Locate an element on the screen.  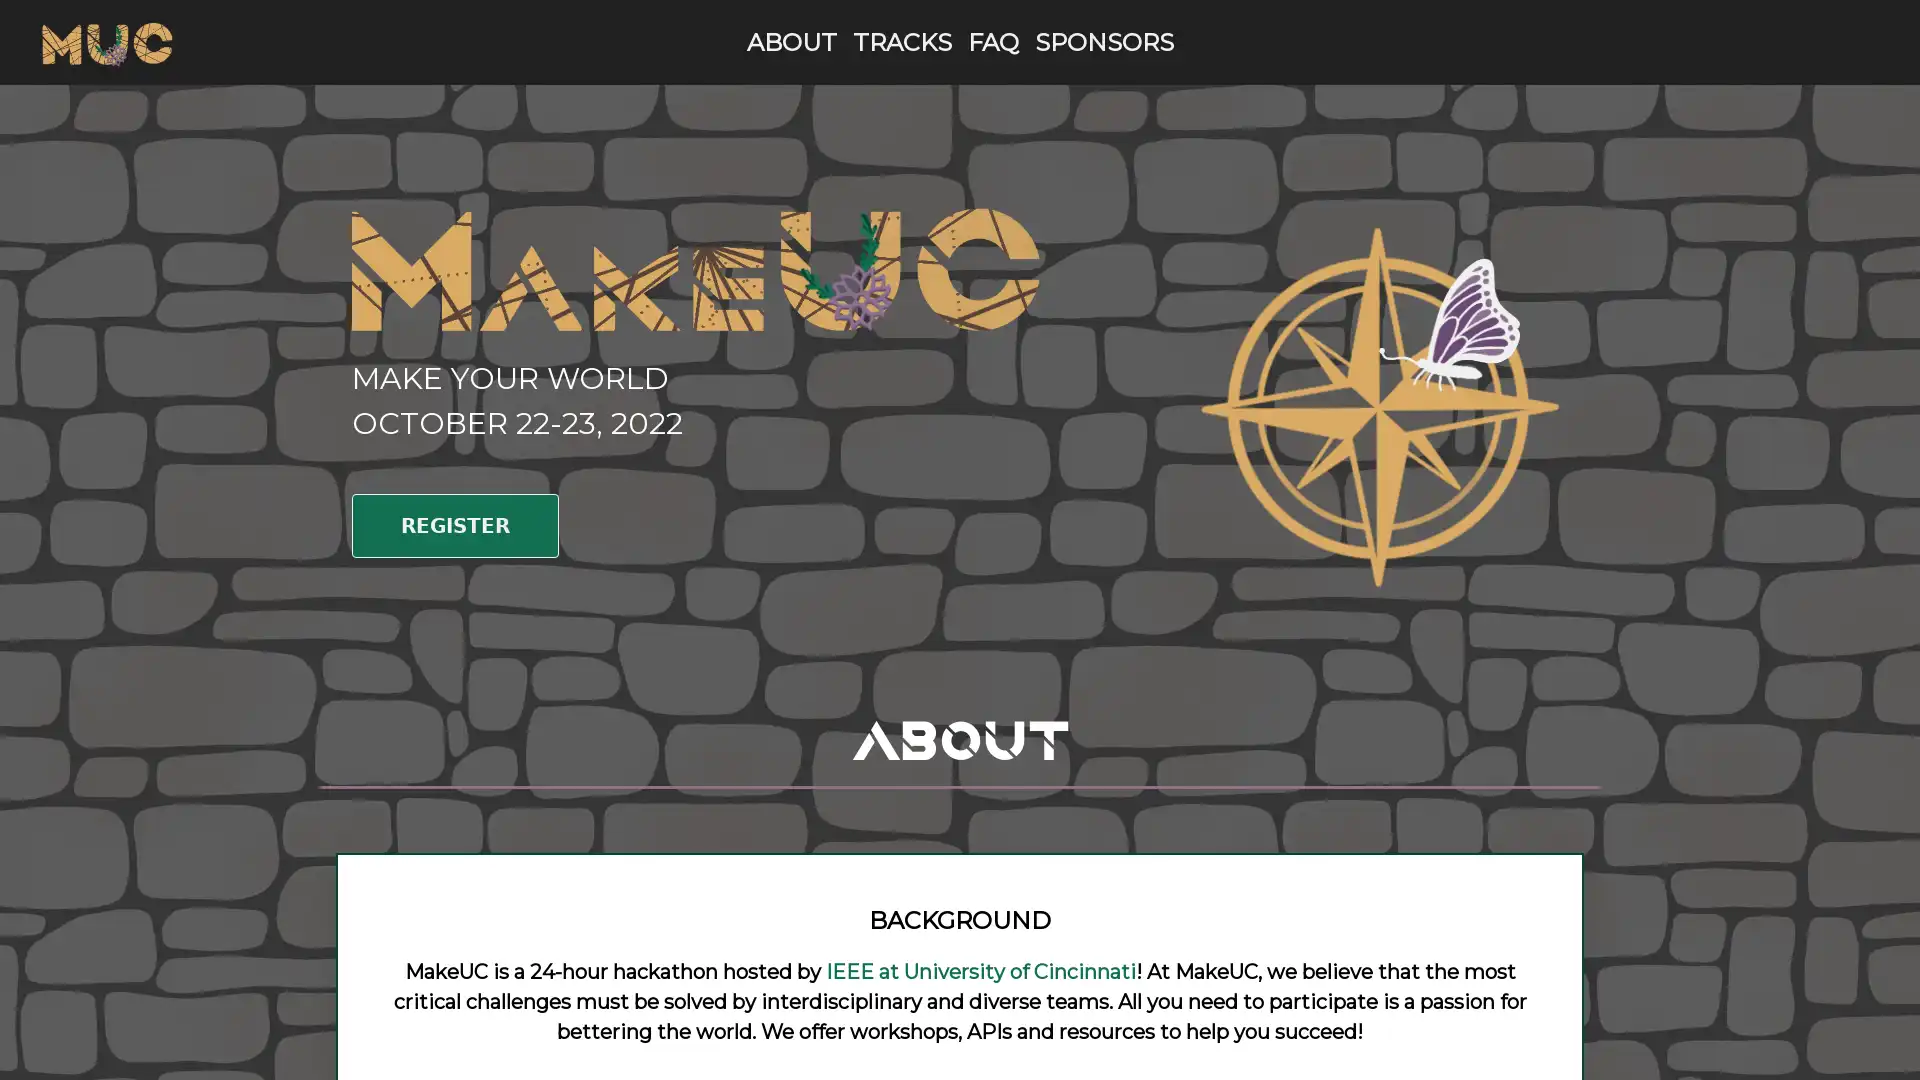
REGISTER is located at coordinates (454, 524).